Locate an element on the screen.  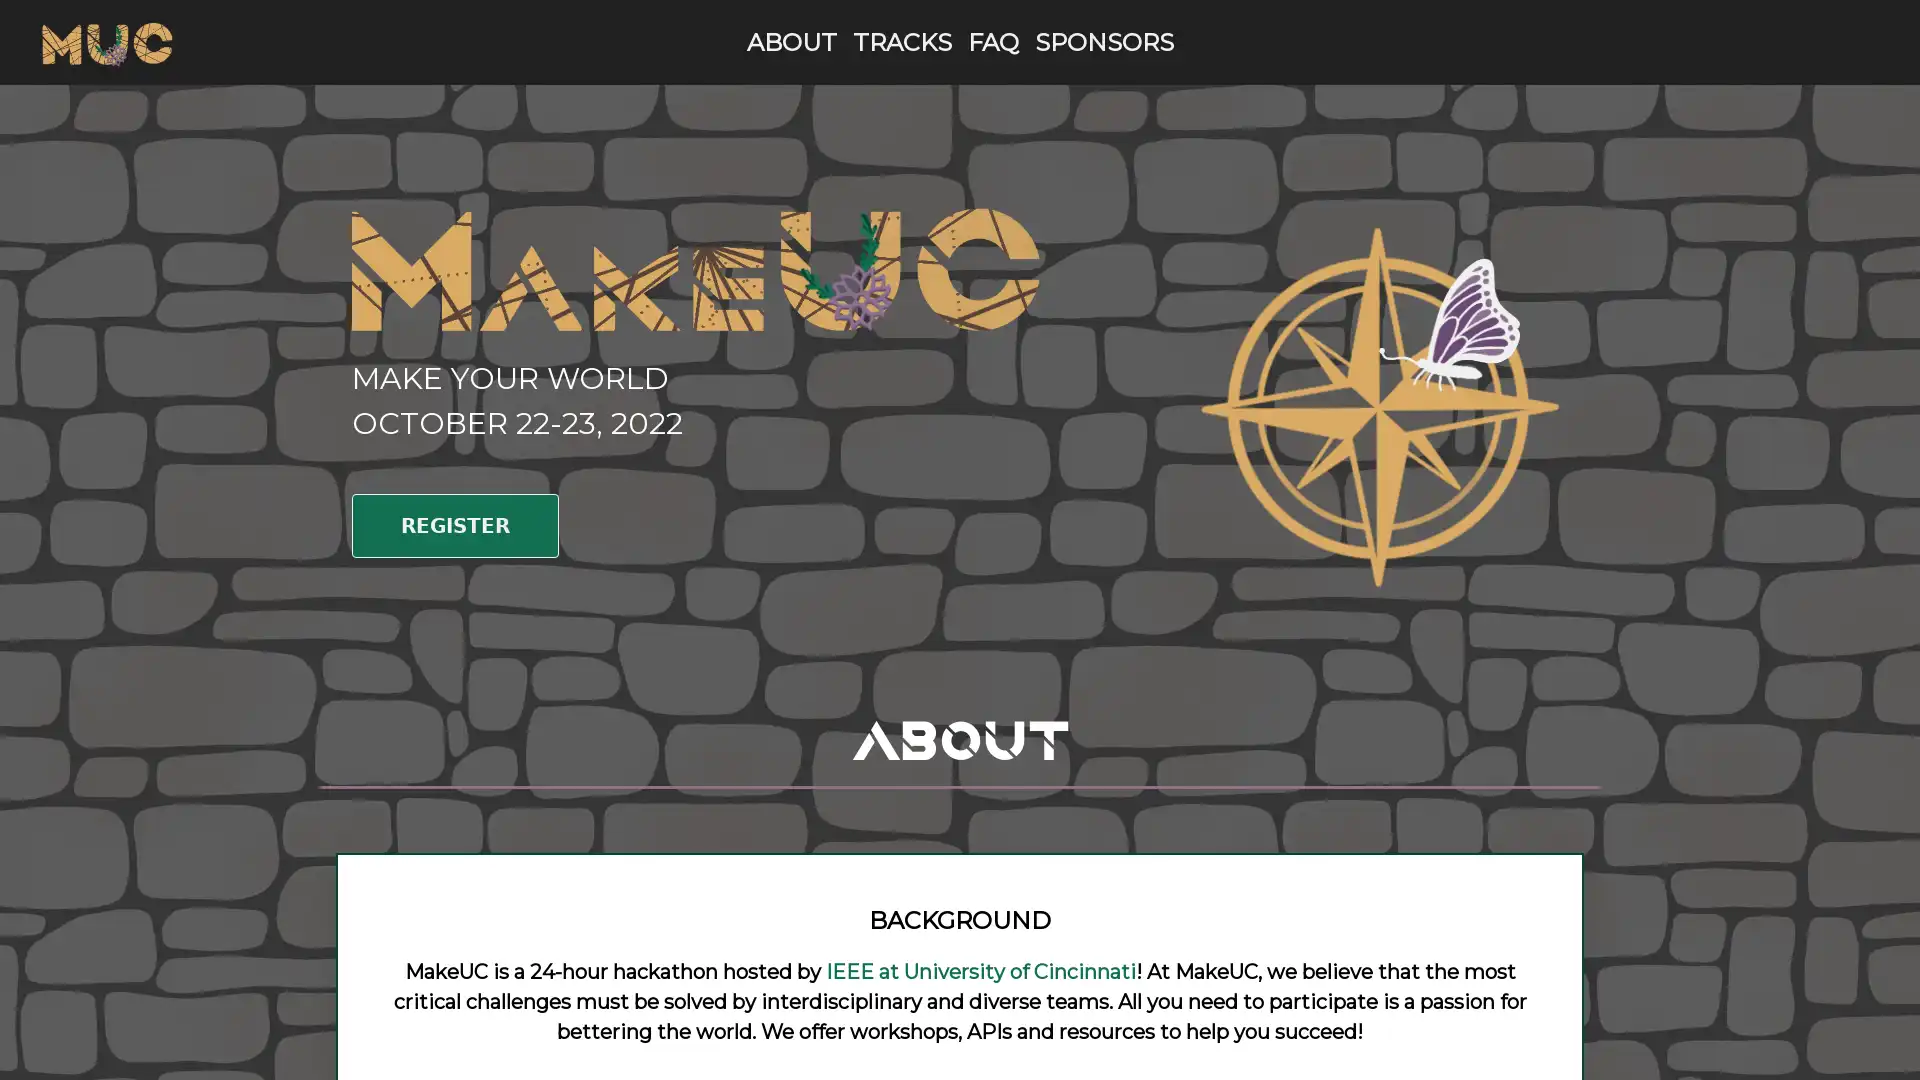
REGISTER is located at coordinates (454, 524).